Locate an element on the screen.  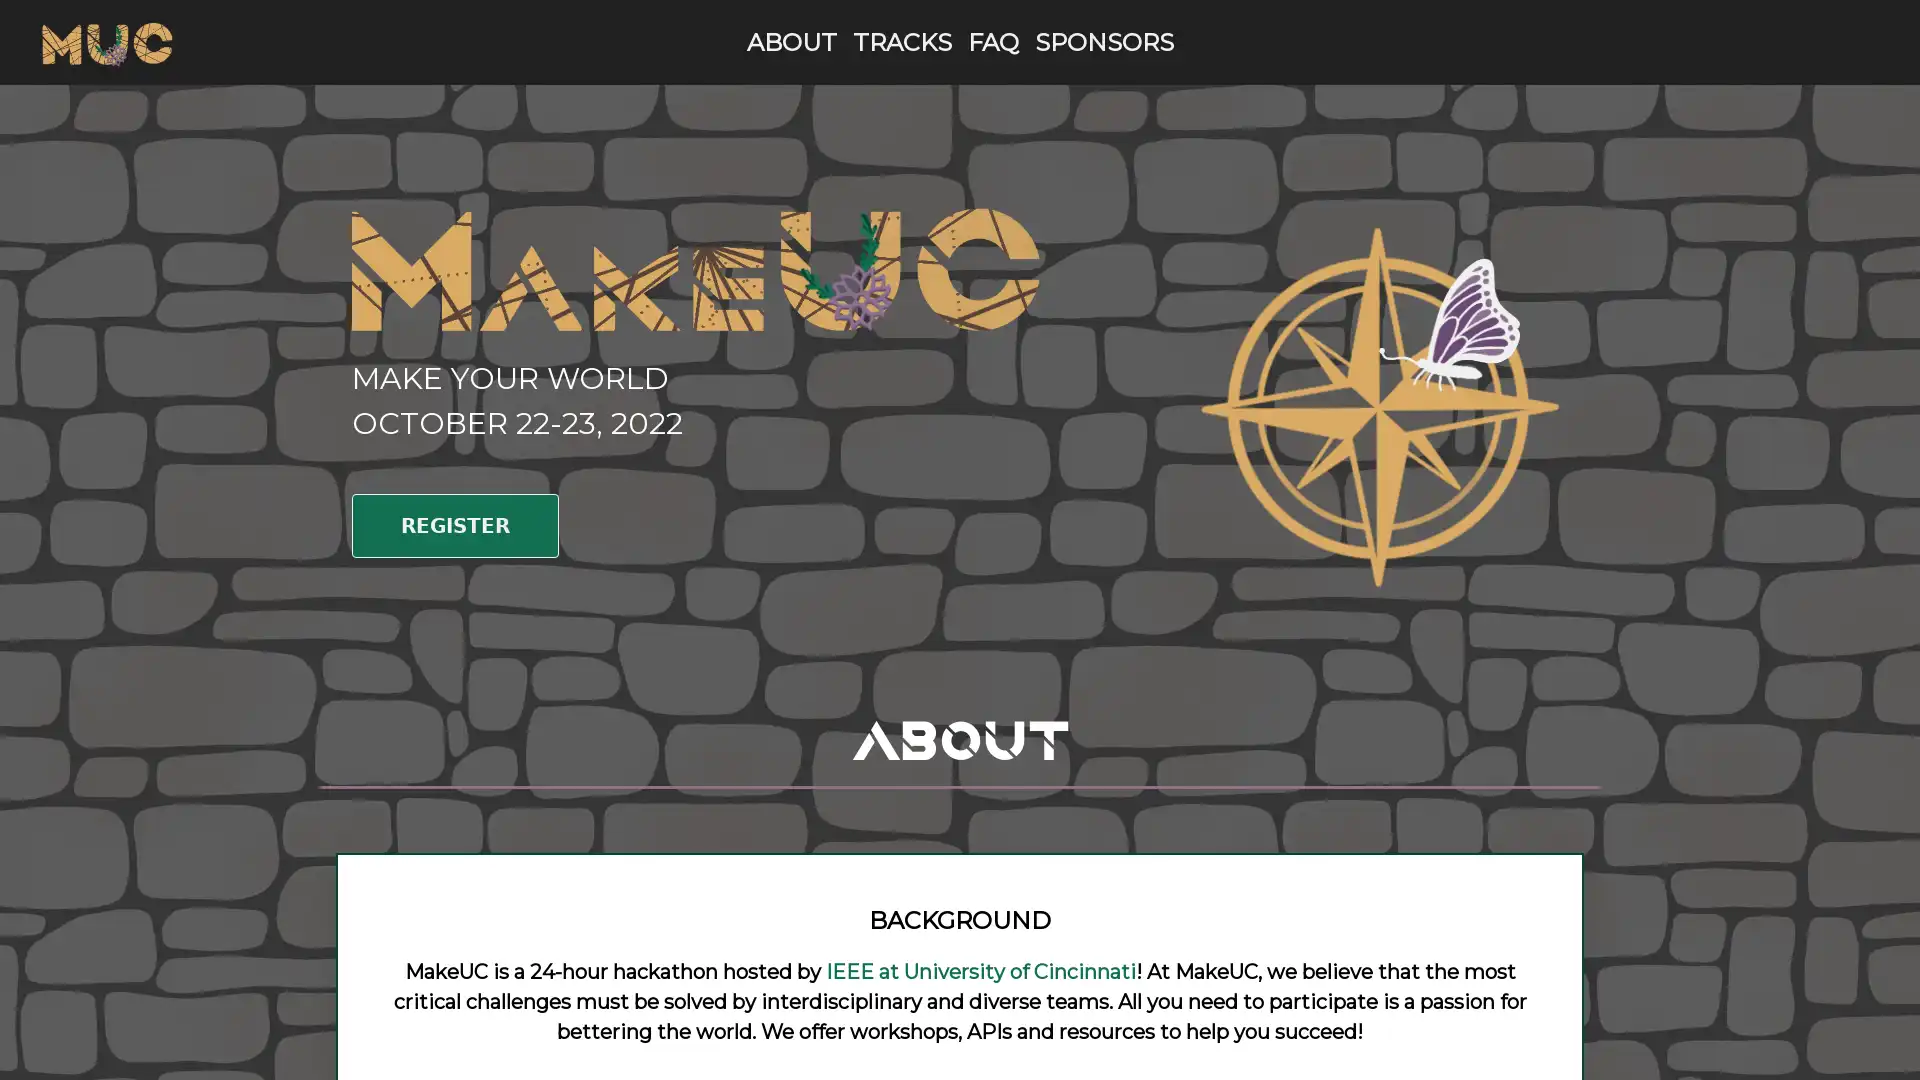
REGISTER is located at coordinates (454, 524).